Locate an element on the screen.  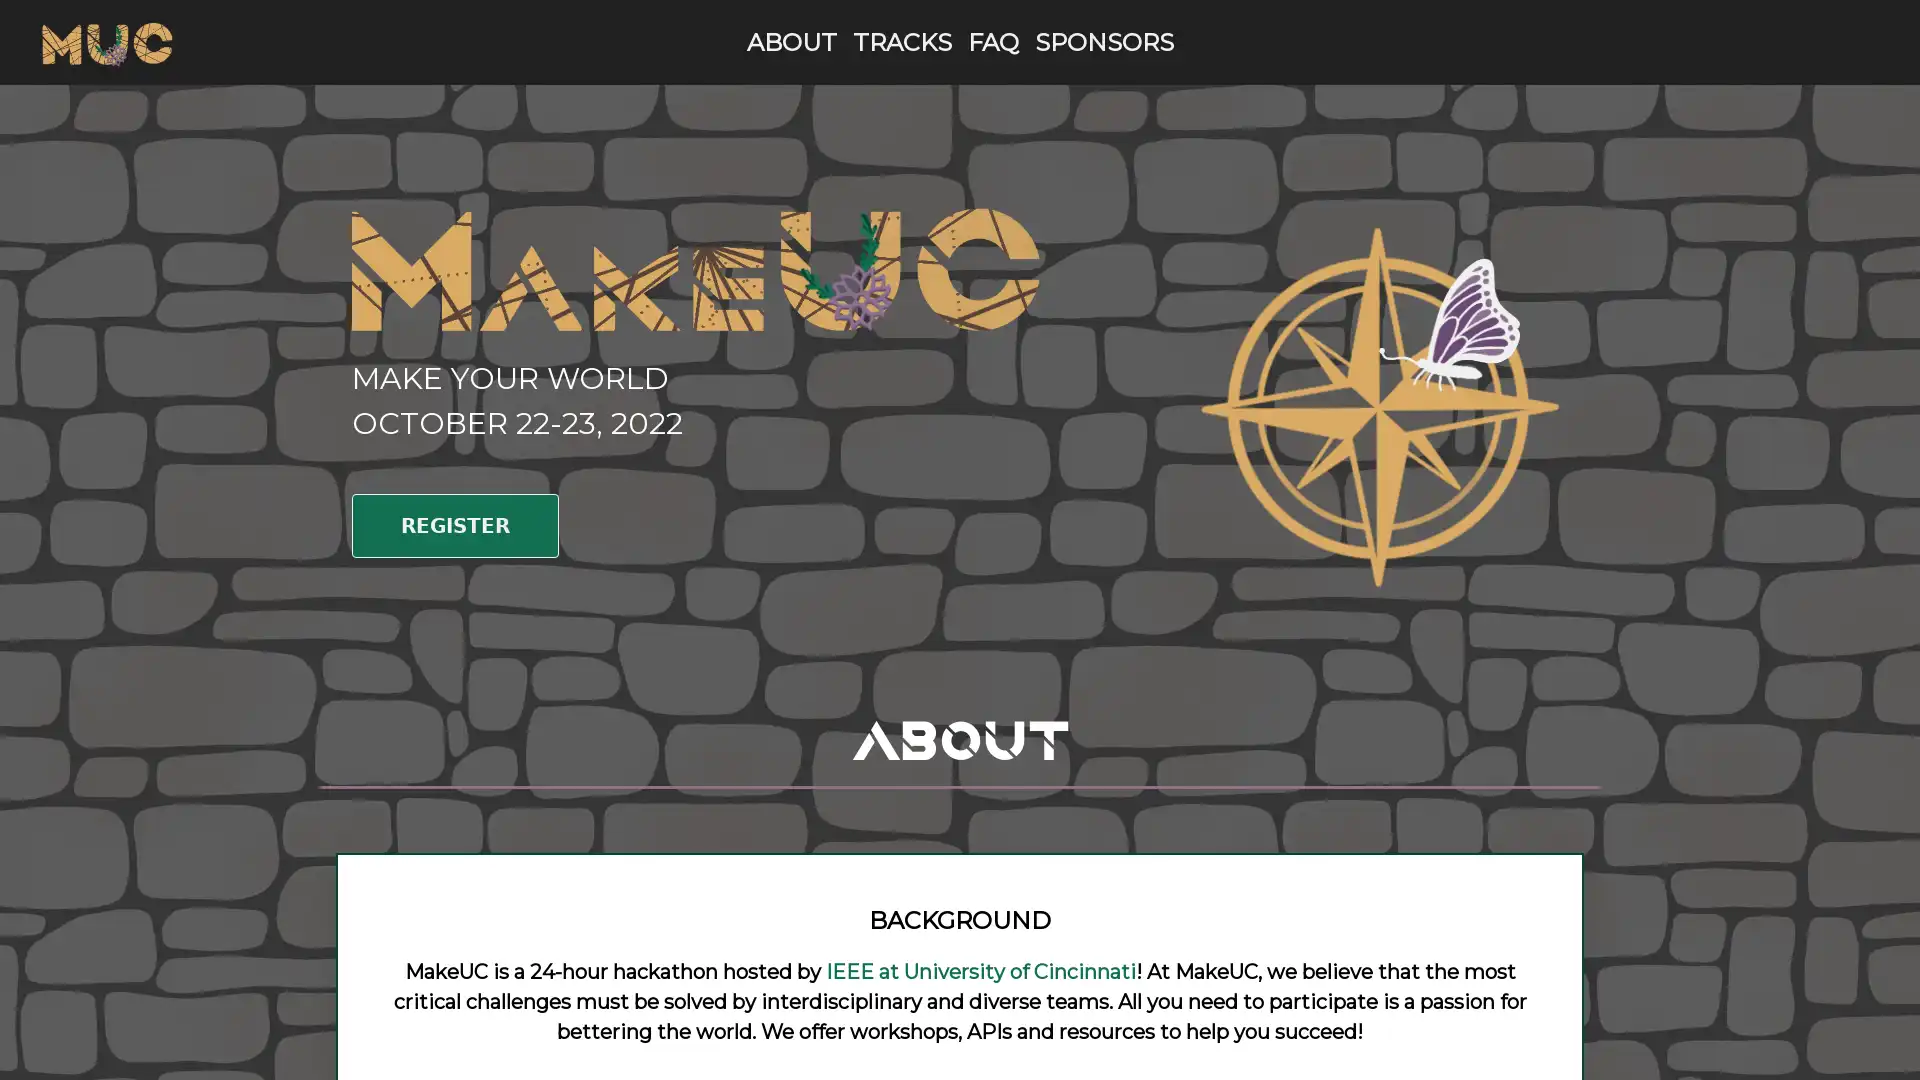
REGISTER is located at coordinates (454, 524).